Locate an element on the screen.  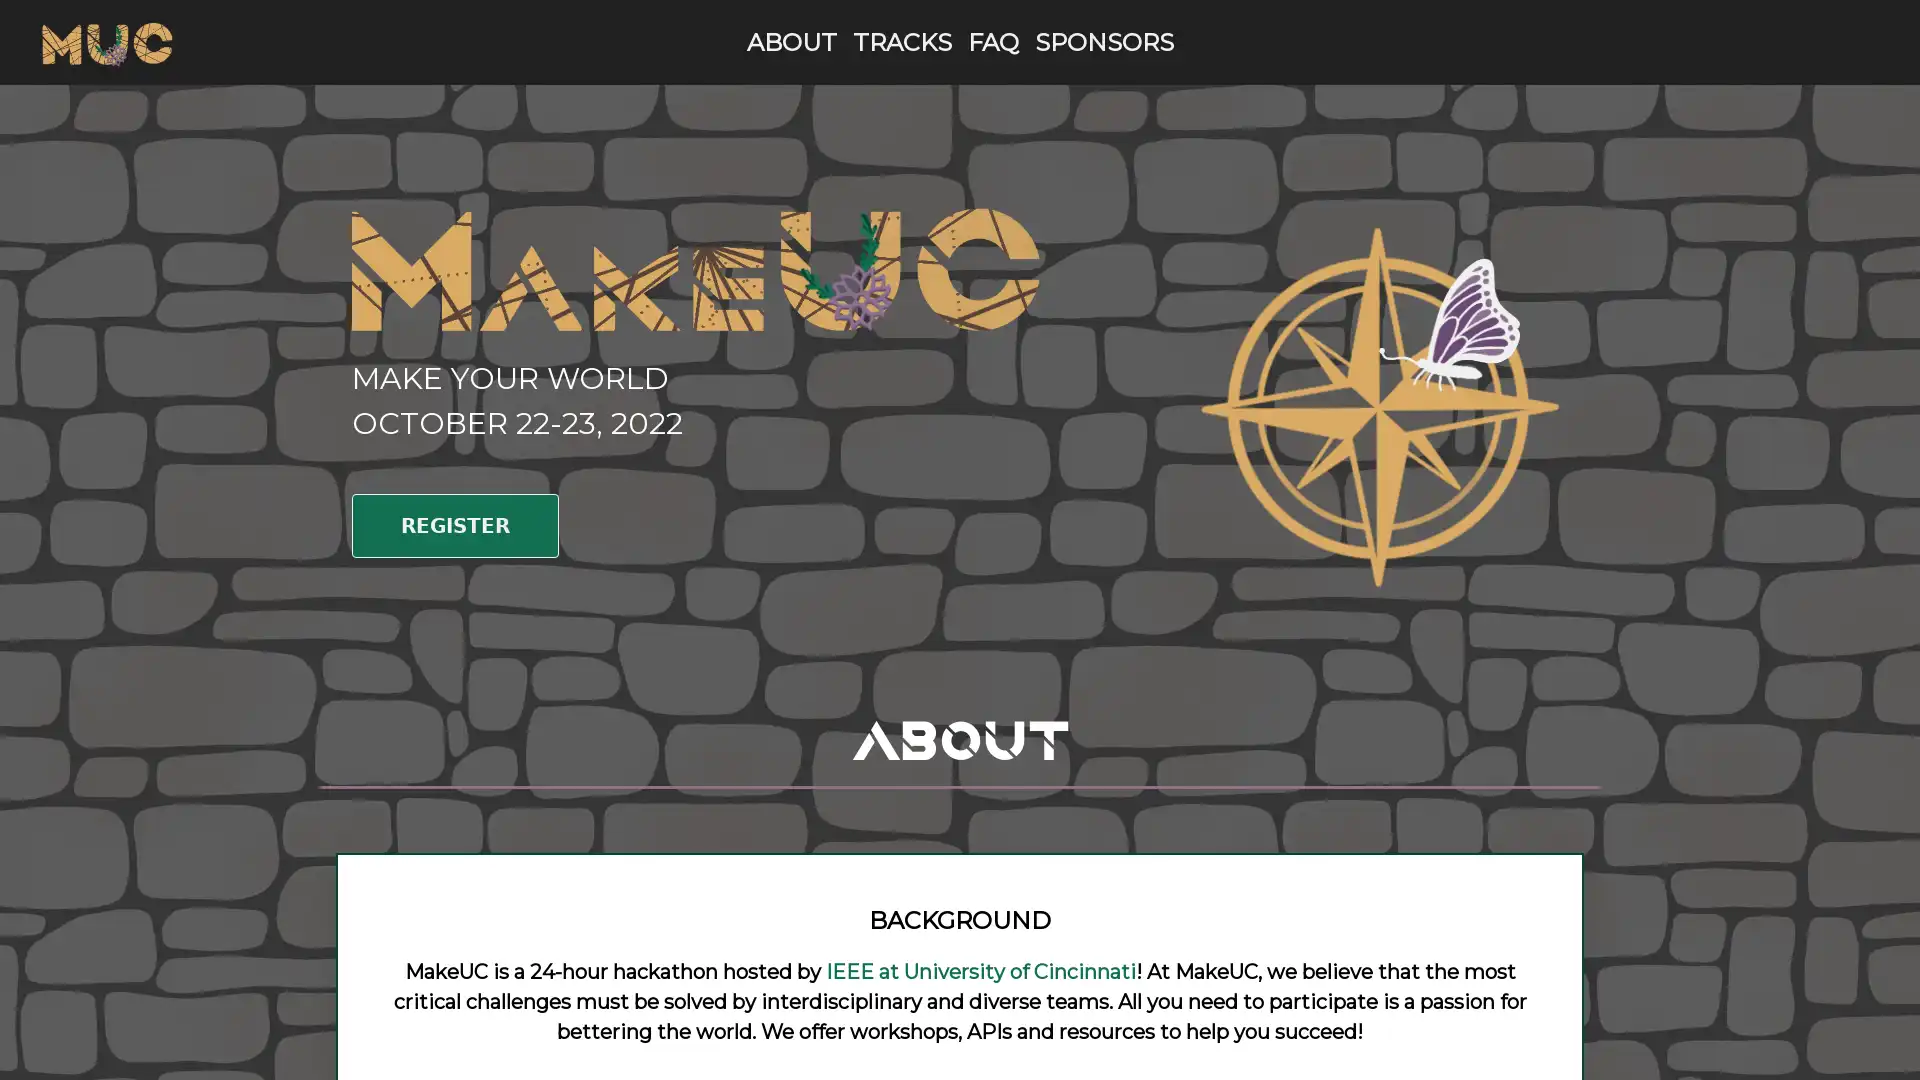
REGISTER is located at coordinates (454, 524).